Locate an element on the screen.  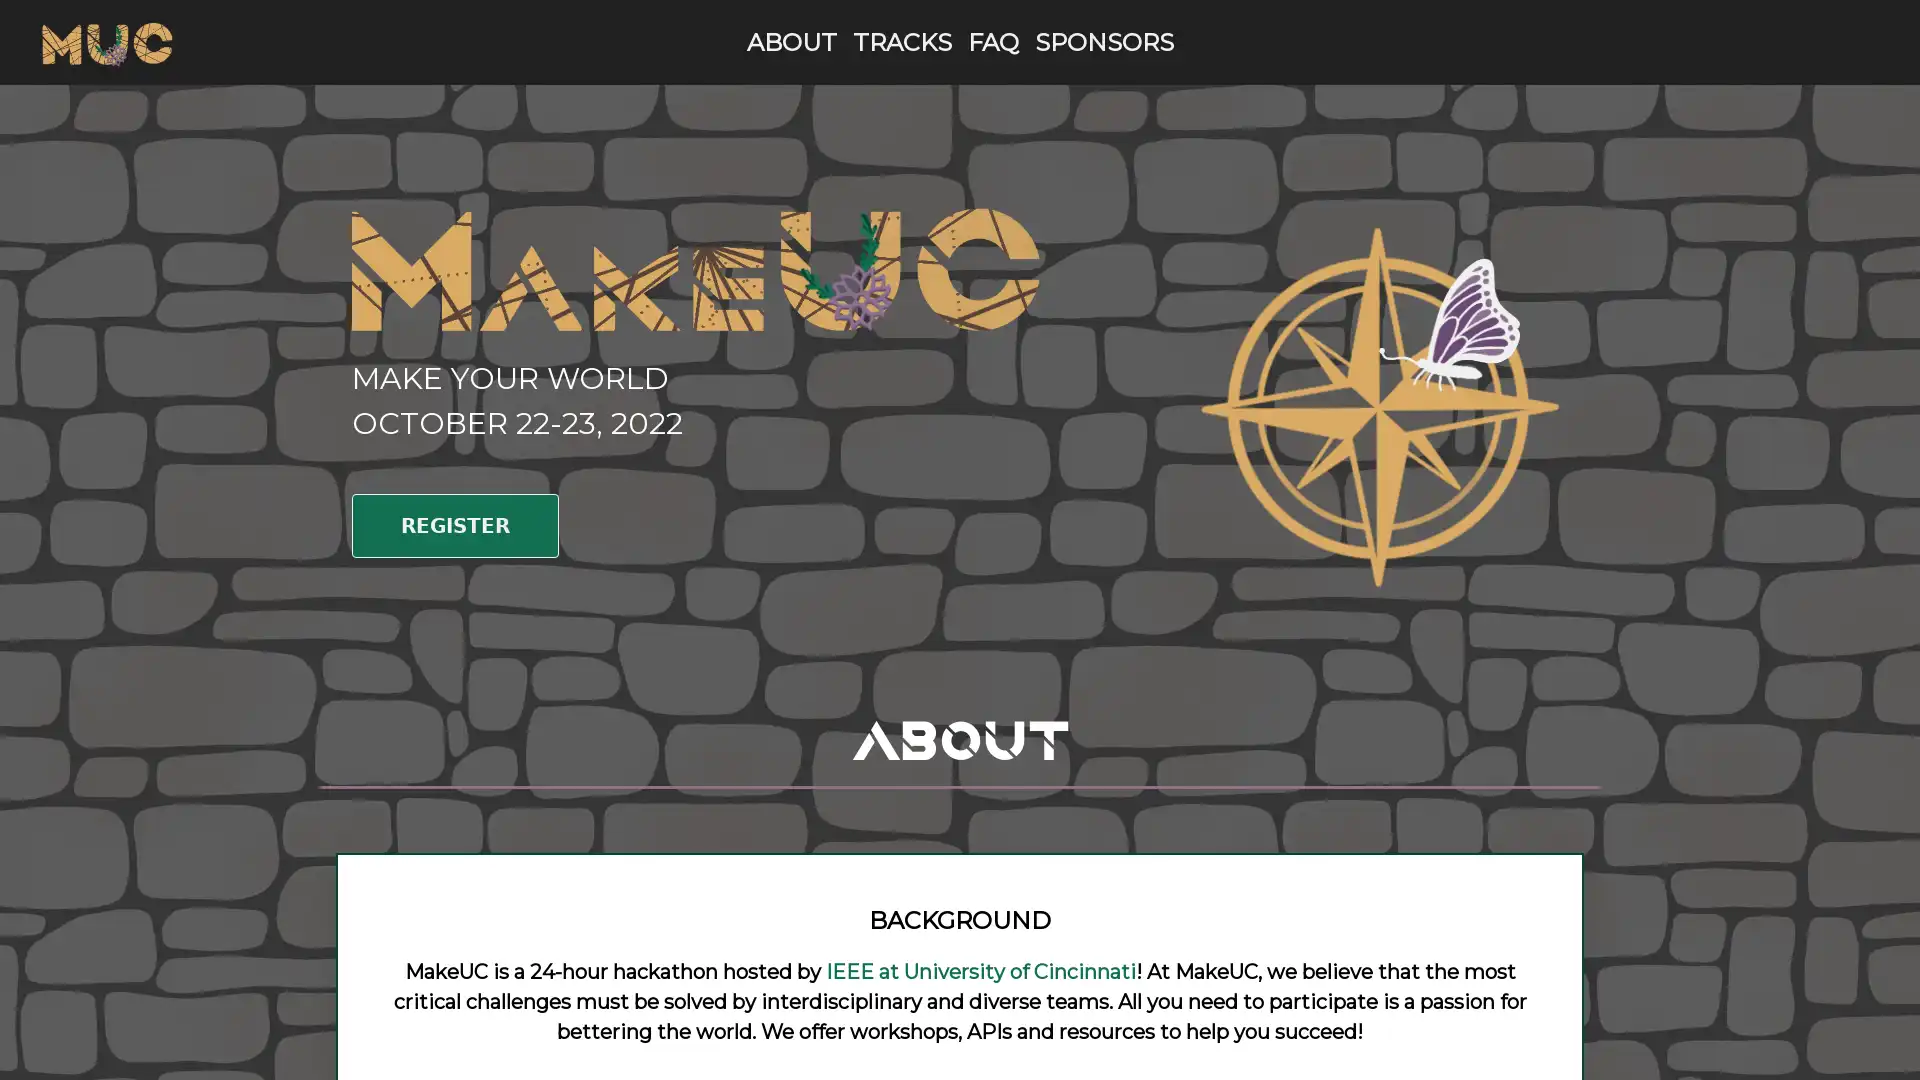
REGISTER is located at coordinates (454, 524).